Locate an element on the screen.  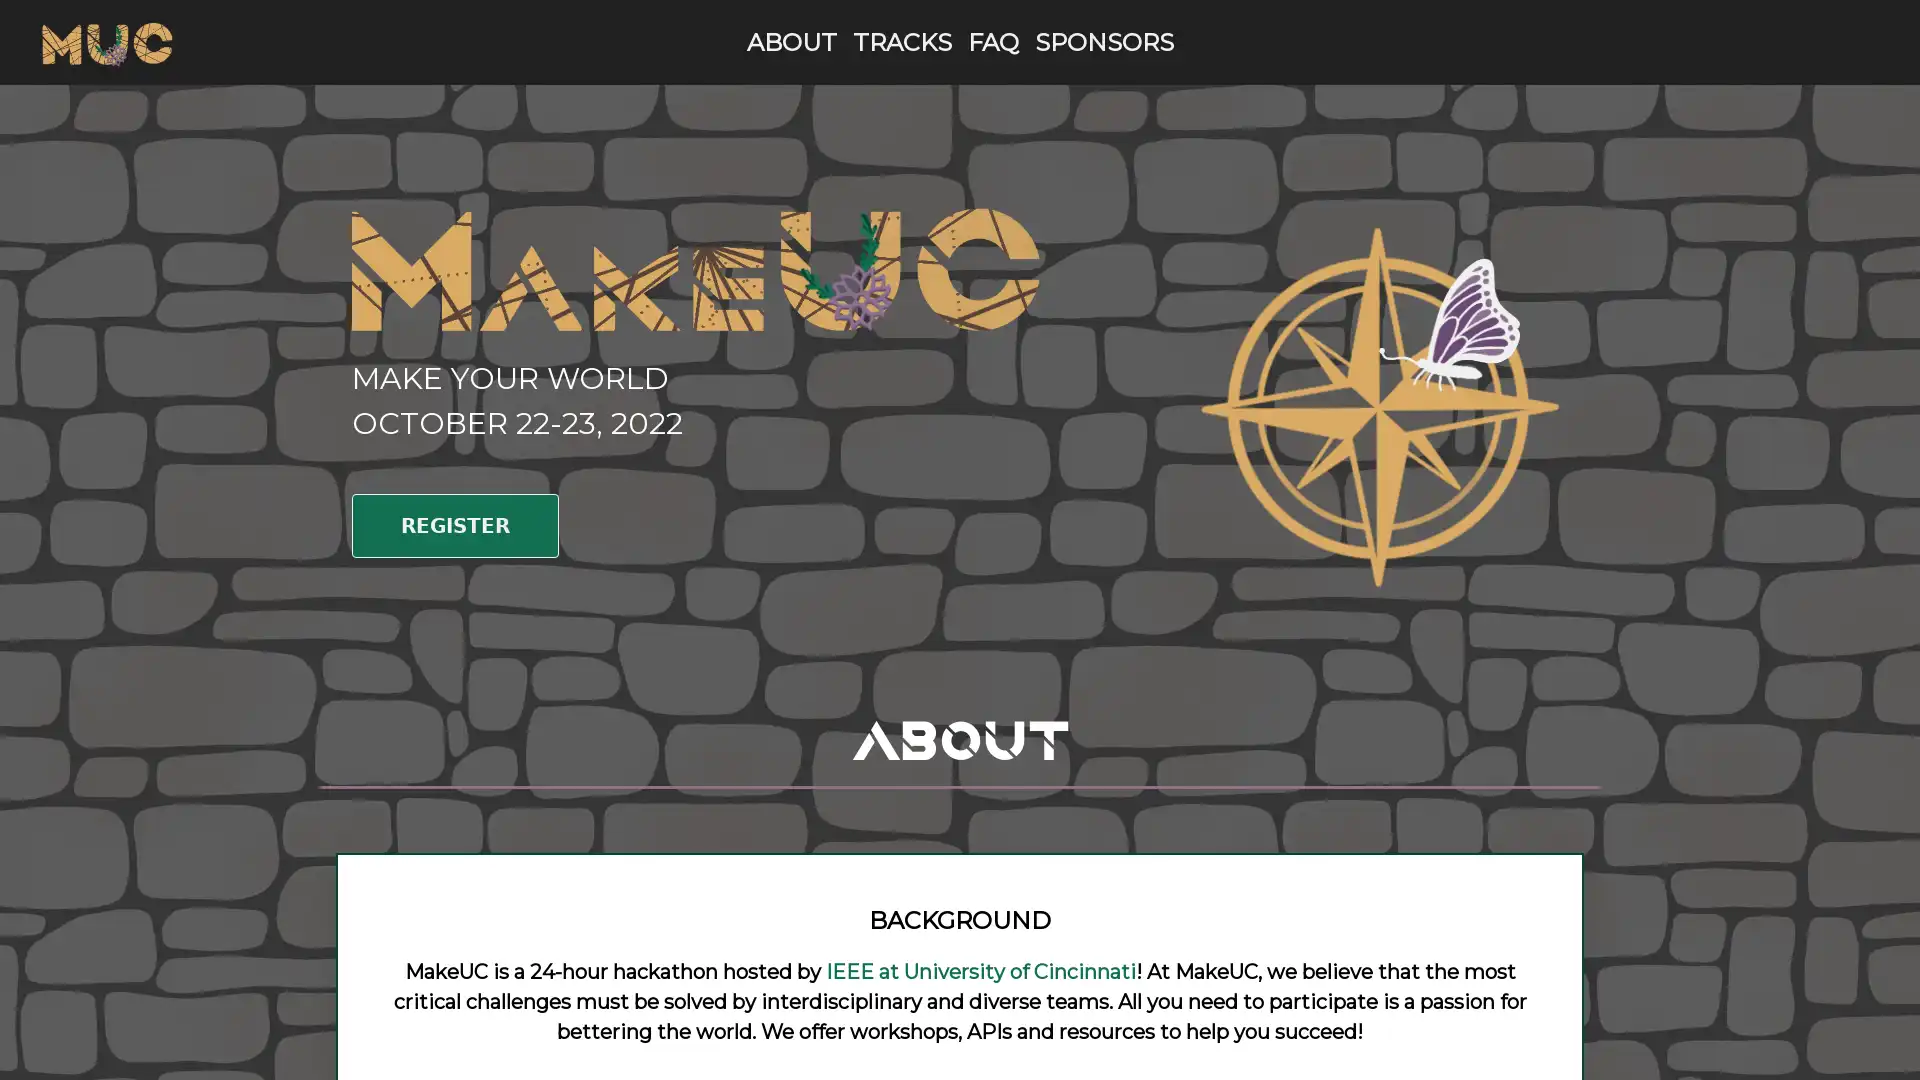
REGISTER is located at coordinates (454, 524).